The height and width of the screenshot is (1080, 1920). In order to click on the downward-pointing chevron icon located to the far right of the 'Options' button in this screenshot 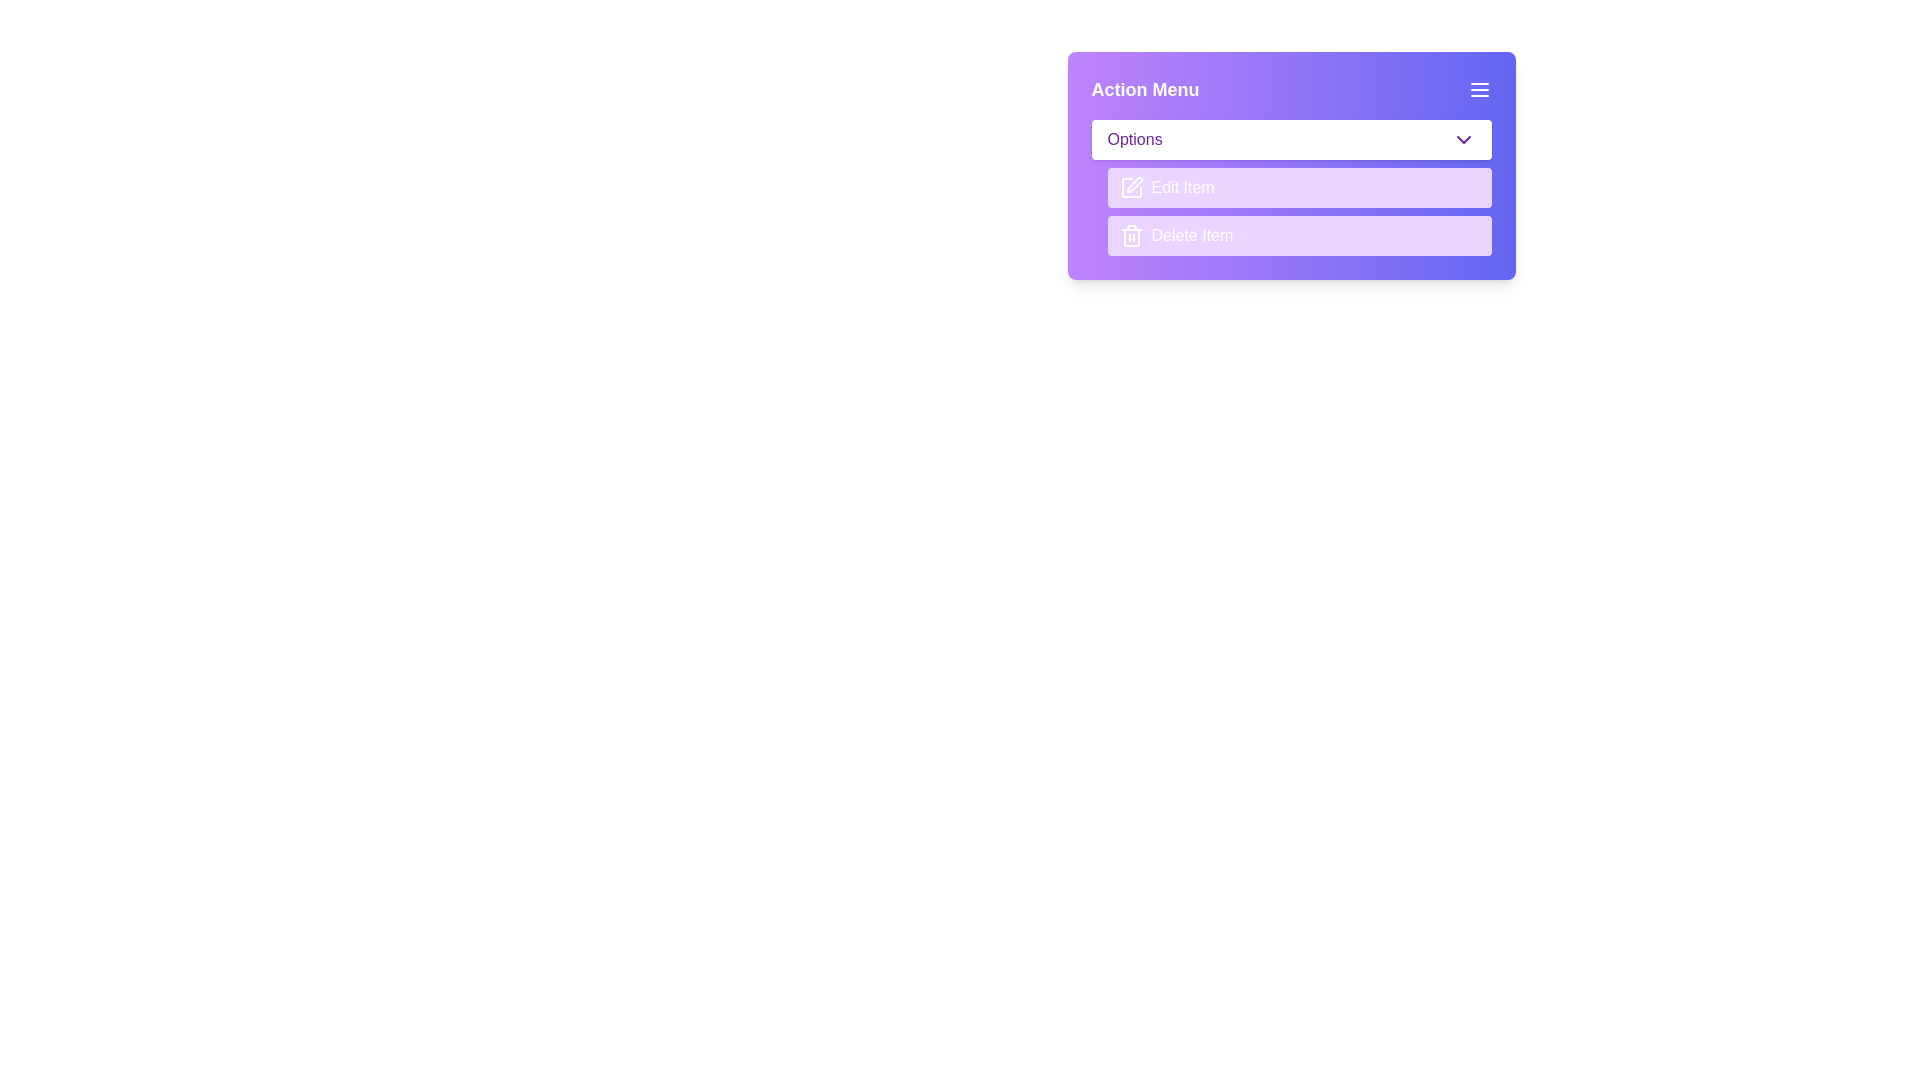, I will do `click(1463, 138)`.